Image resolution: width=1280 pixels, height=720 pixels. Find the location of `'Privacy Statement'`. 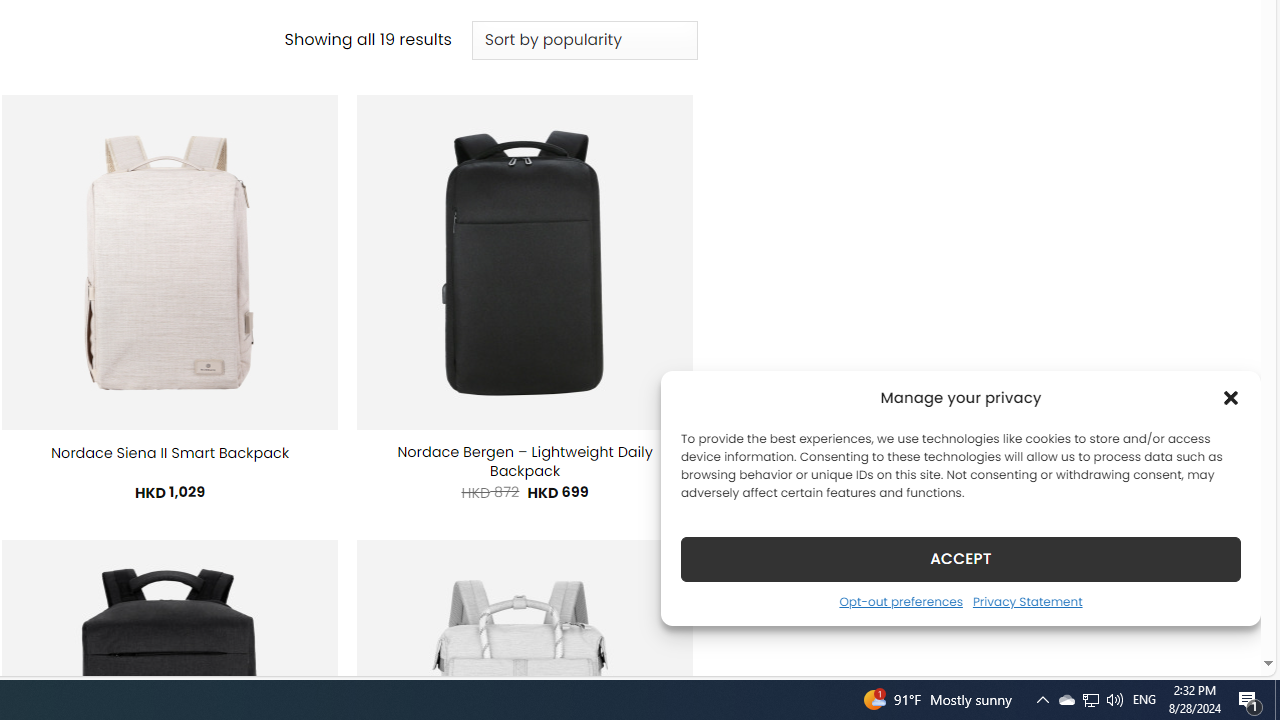

'Privacy Statement' is located at coordinates (1027, 600).